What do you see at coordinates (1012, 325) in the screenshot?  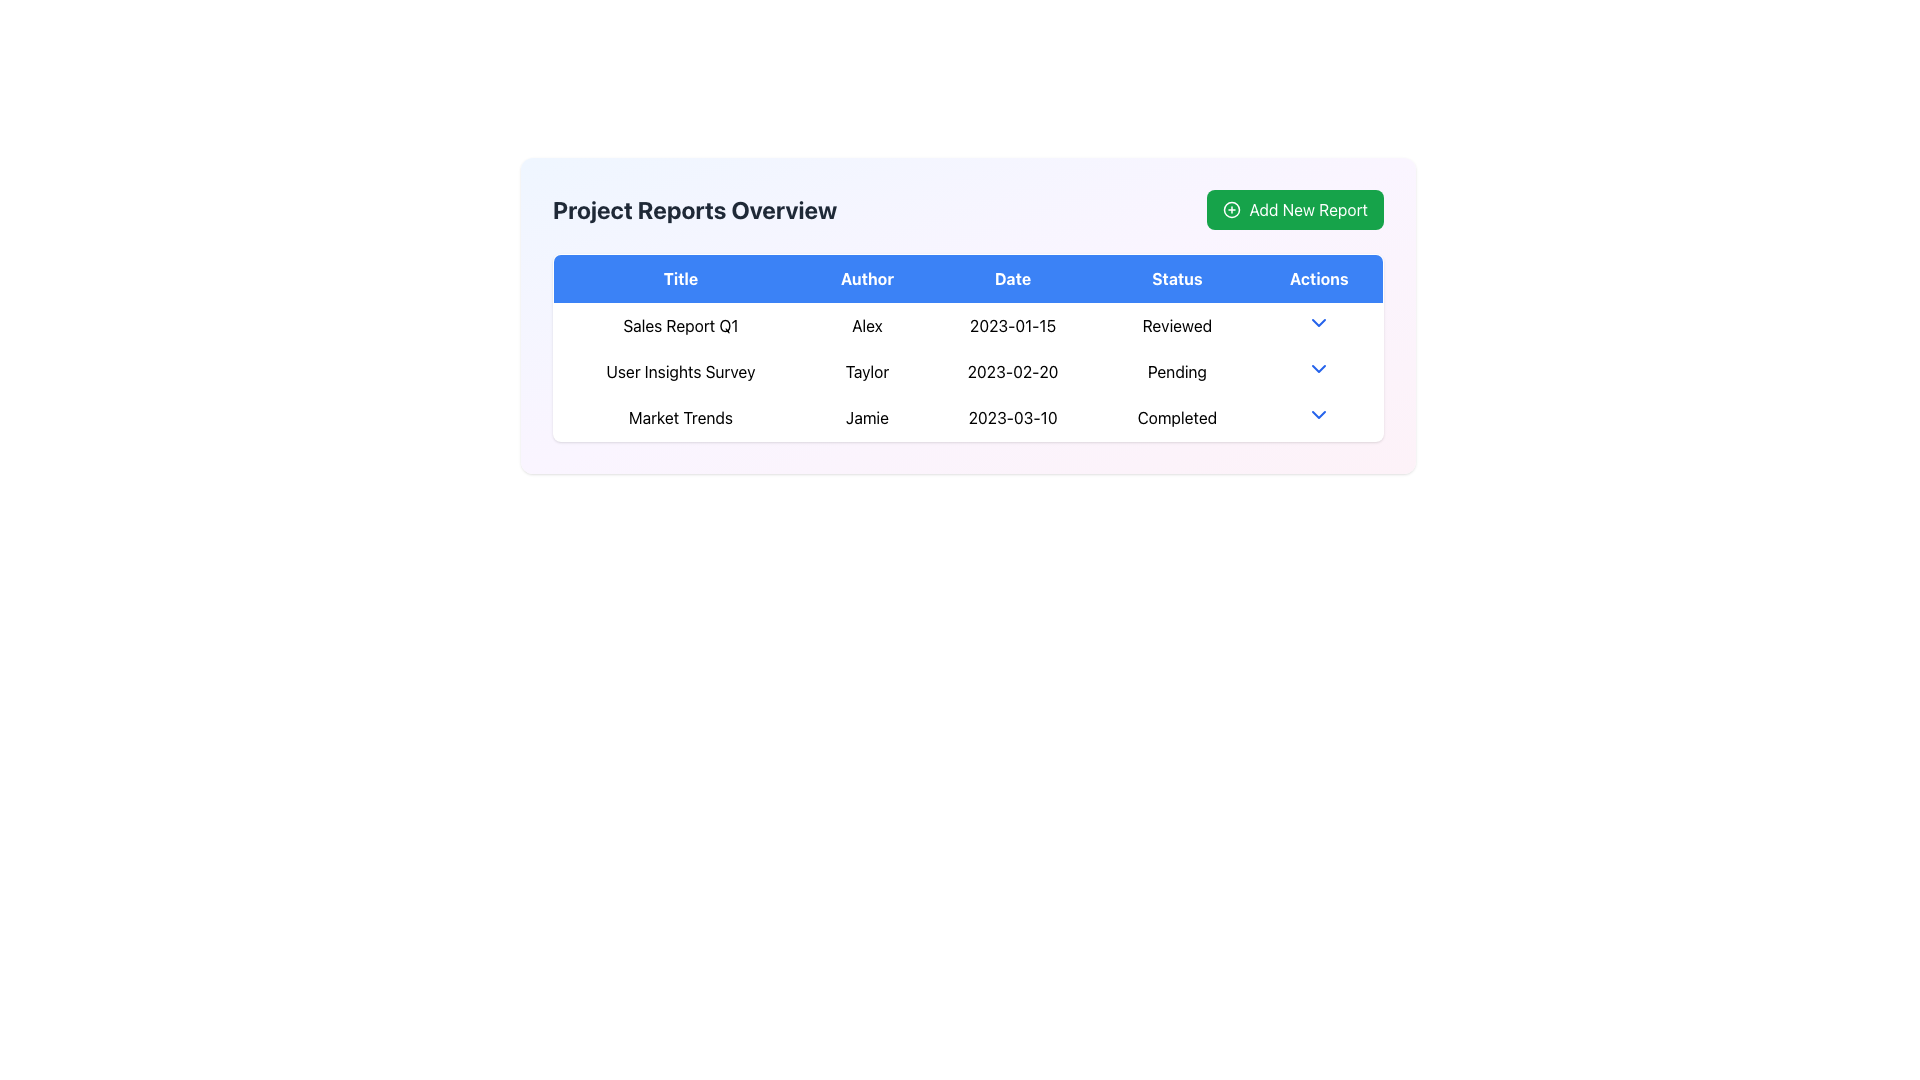 I see `the Text label that represents the publication date for the 'Sales Report Q1' record, located in the third column under the 'Date' header in the first row` at bounding box center [1012, 325].